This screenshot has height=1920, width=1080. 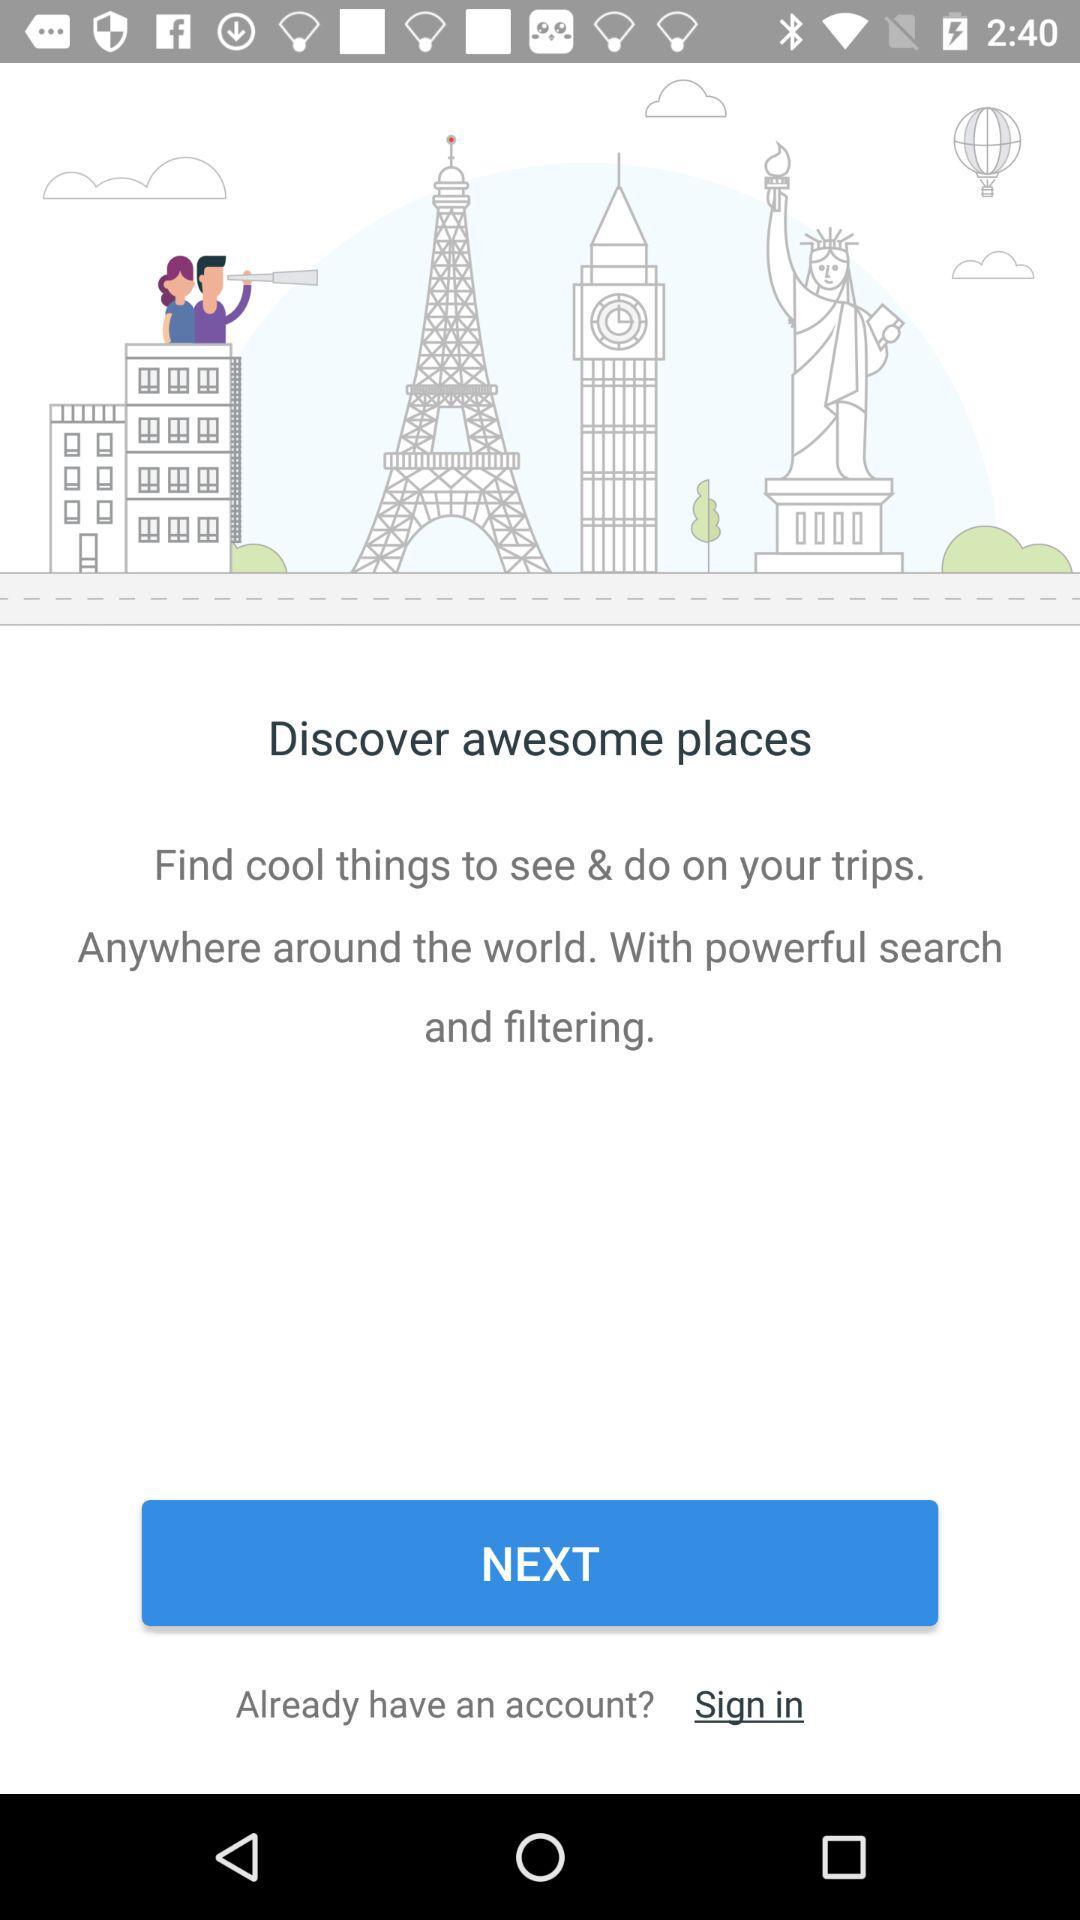 I want to click on item below find cool things item, so click(x=540, y=1562).